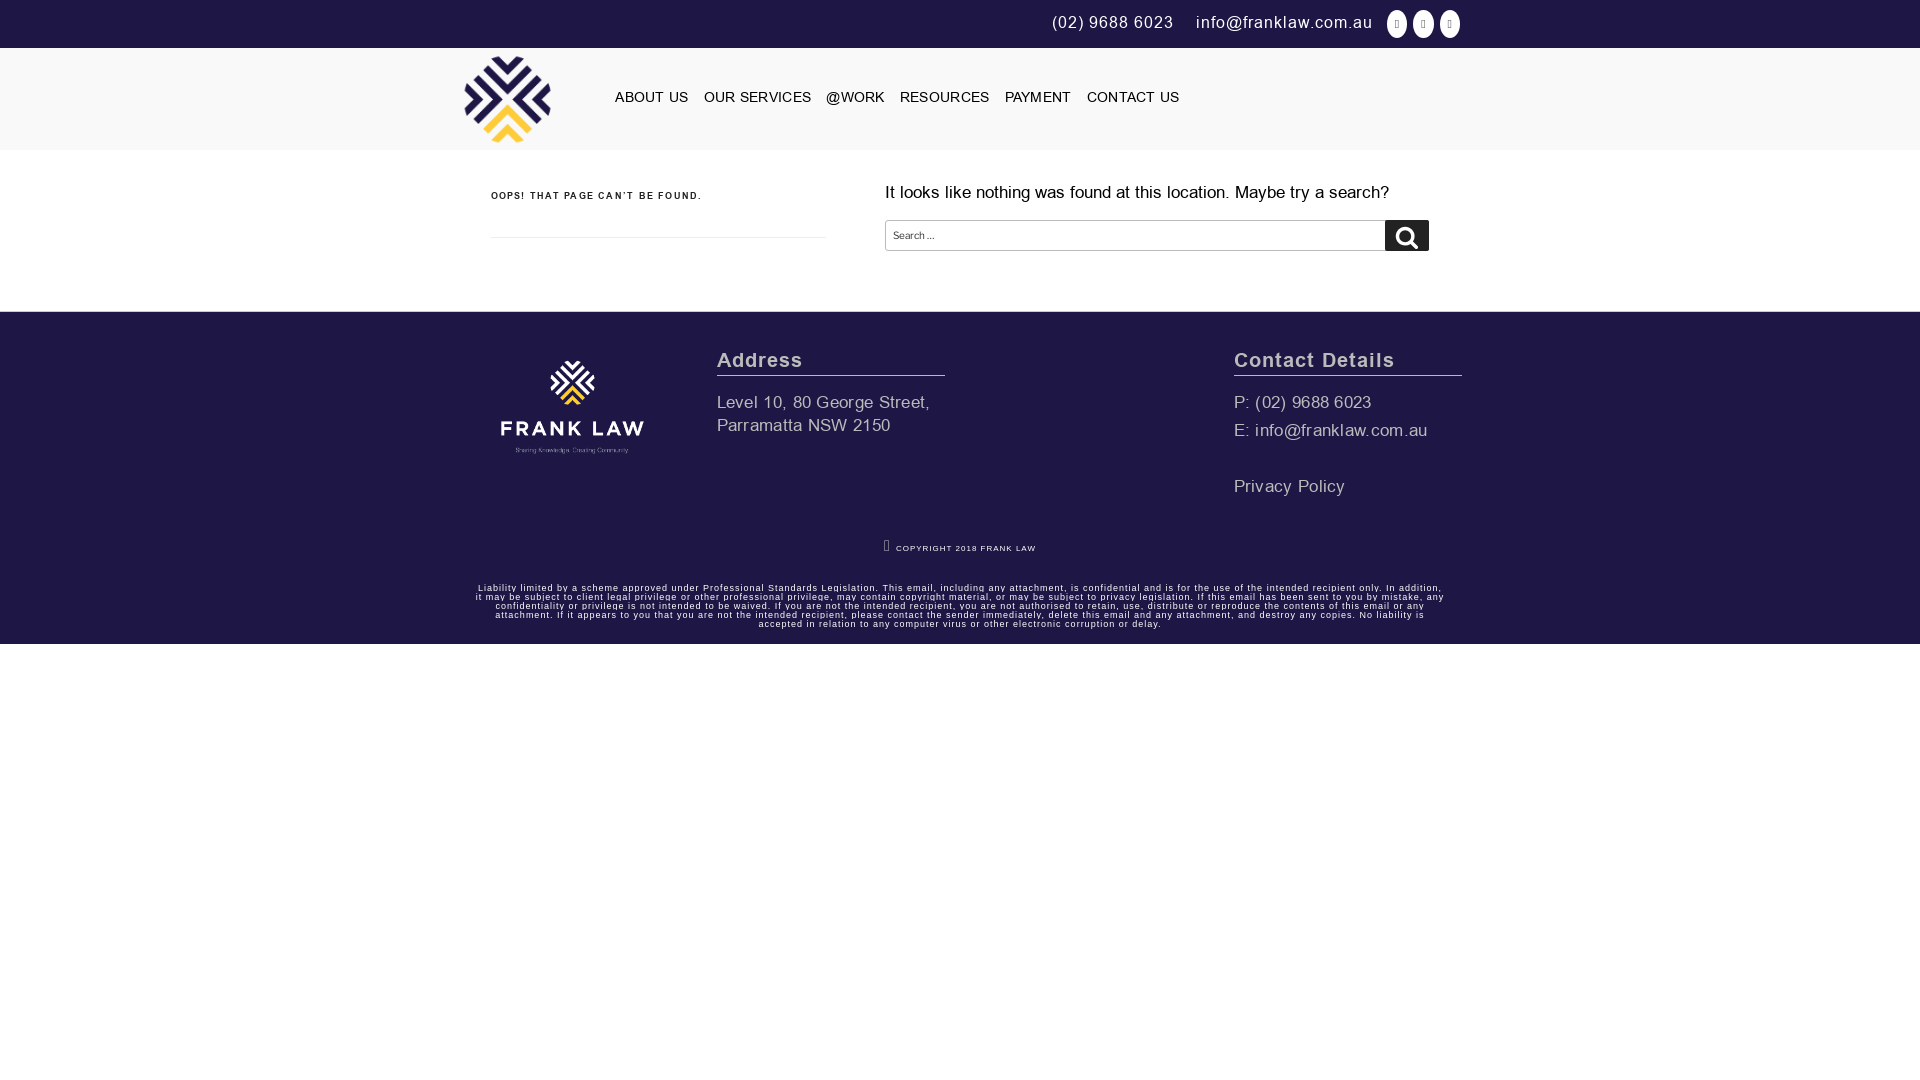  Describe the element at coordinates (1290, 486) in the screenshot. I see `'Privacy Policy'` at that location.